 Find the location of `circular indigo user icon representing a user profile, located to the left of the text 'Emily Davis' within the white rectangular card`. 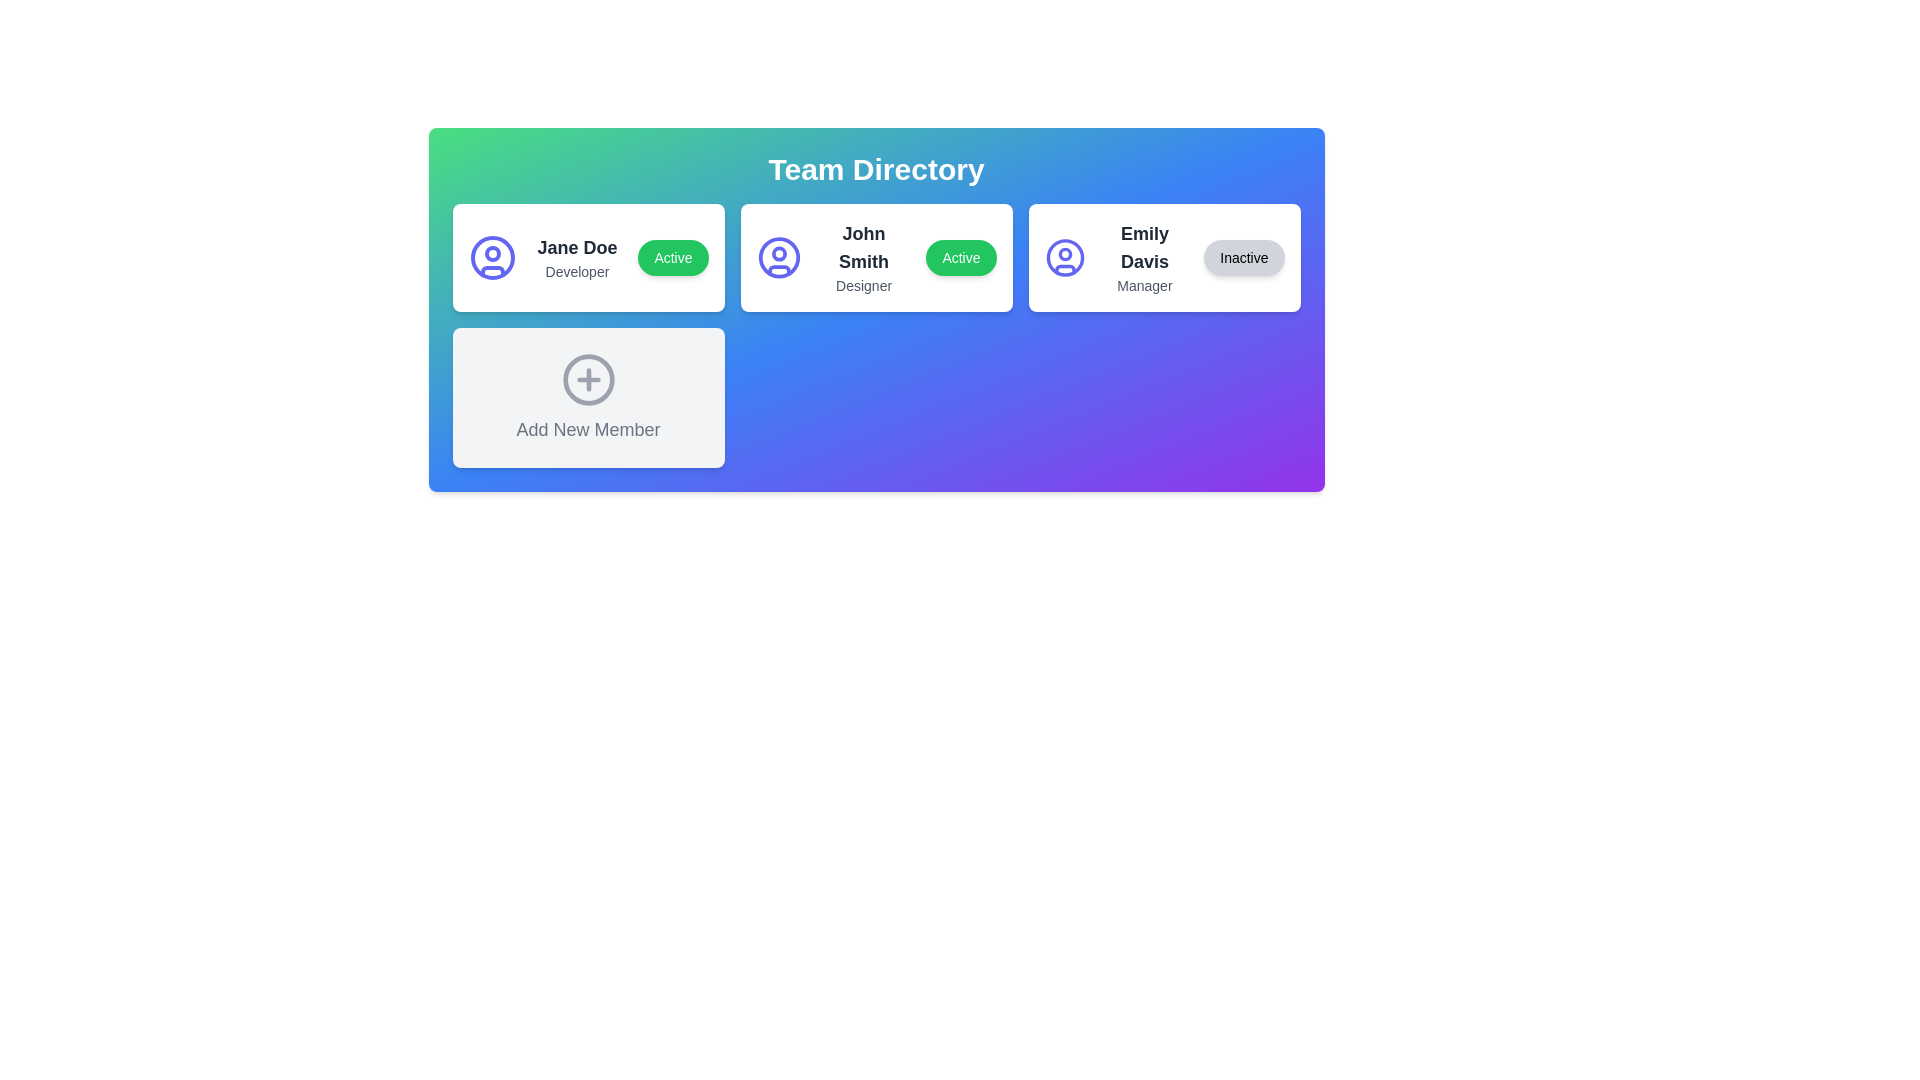

circular indigo user icon representing a user profile, located to the left of the text 'Emily Davis' within the white rectangular card is located at coordinates (1064, 257).